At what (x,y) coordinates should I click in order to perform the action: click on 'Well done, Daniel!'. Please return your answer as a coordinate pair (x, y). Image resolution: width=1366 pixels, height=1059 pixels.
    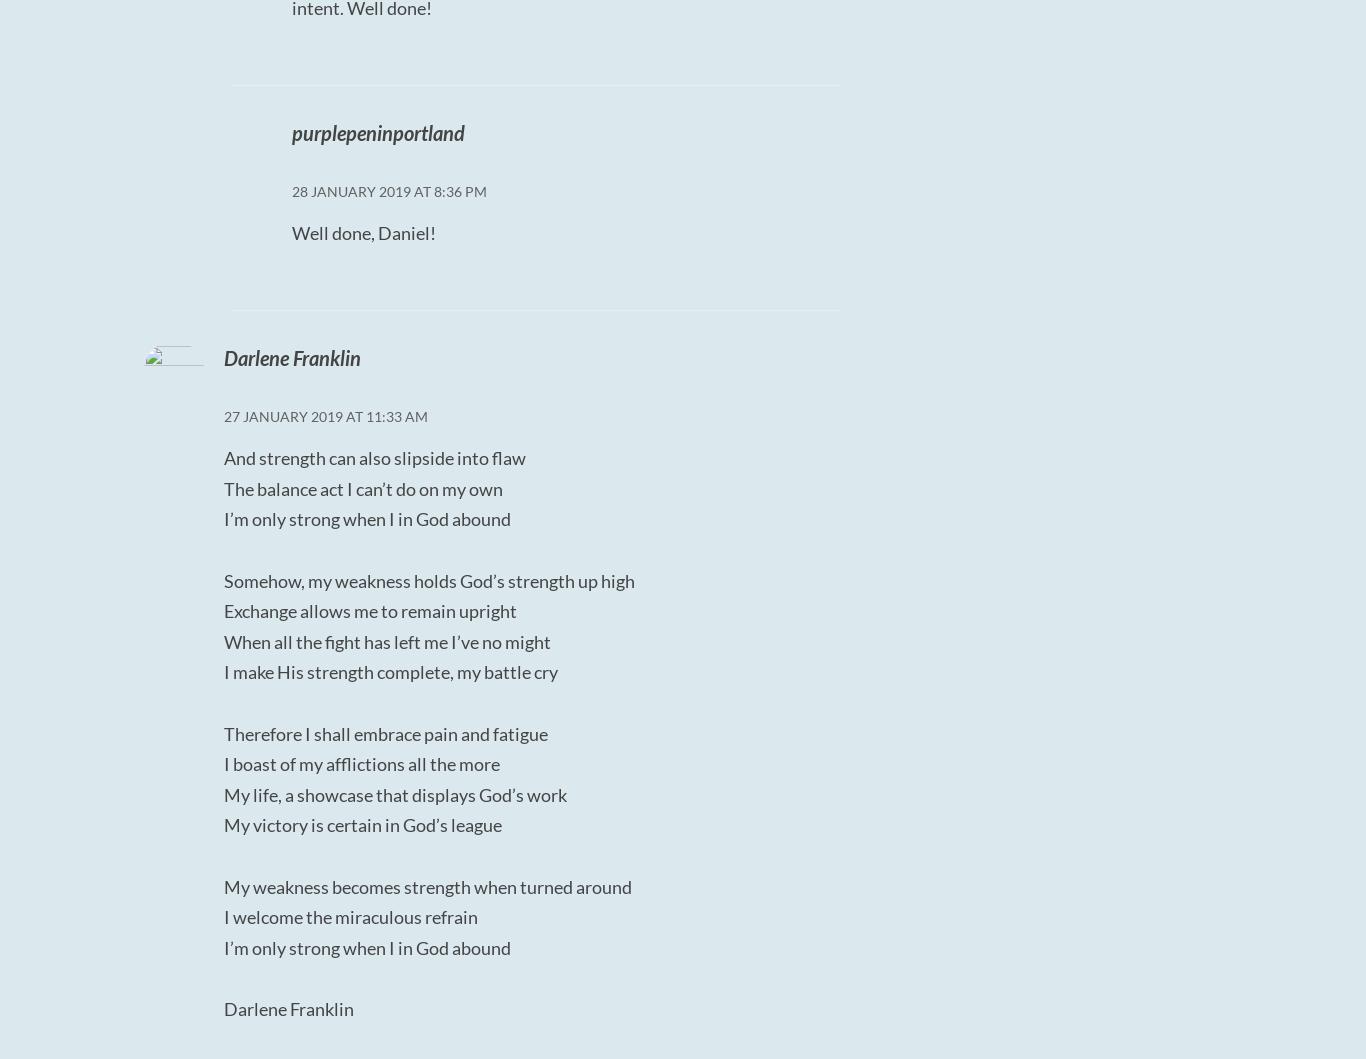
    Looking at the image, I should click on (361, 232).